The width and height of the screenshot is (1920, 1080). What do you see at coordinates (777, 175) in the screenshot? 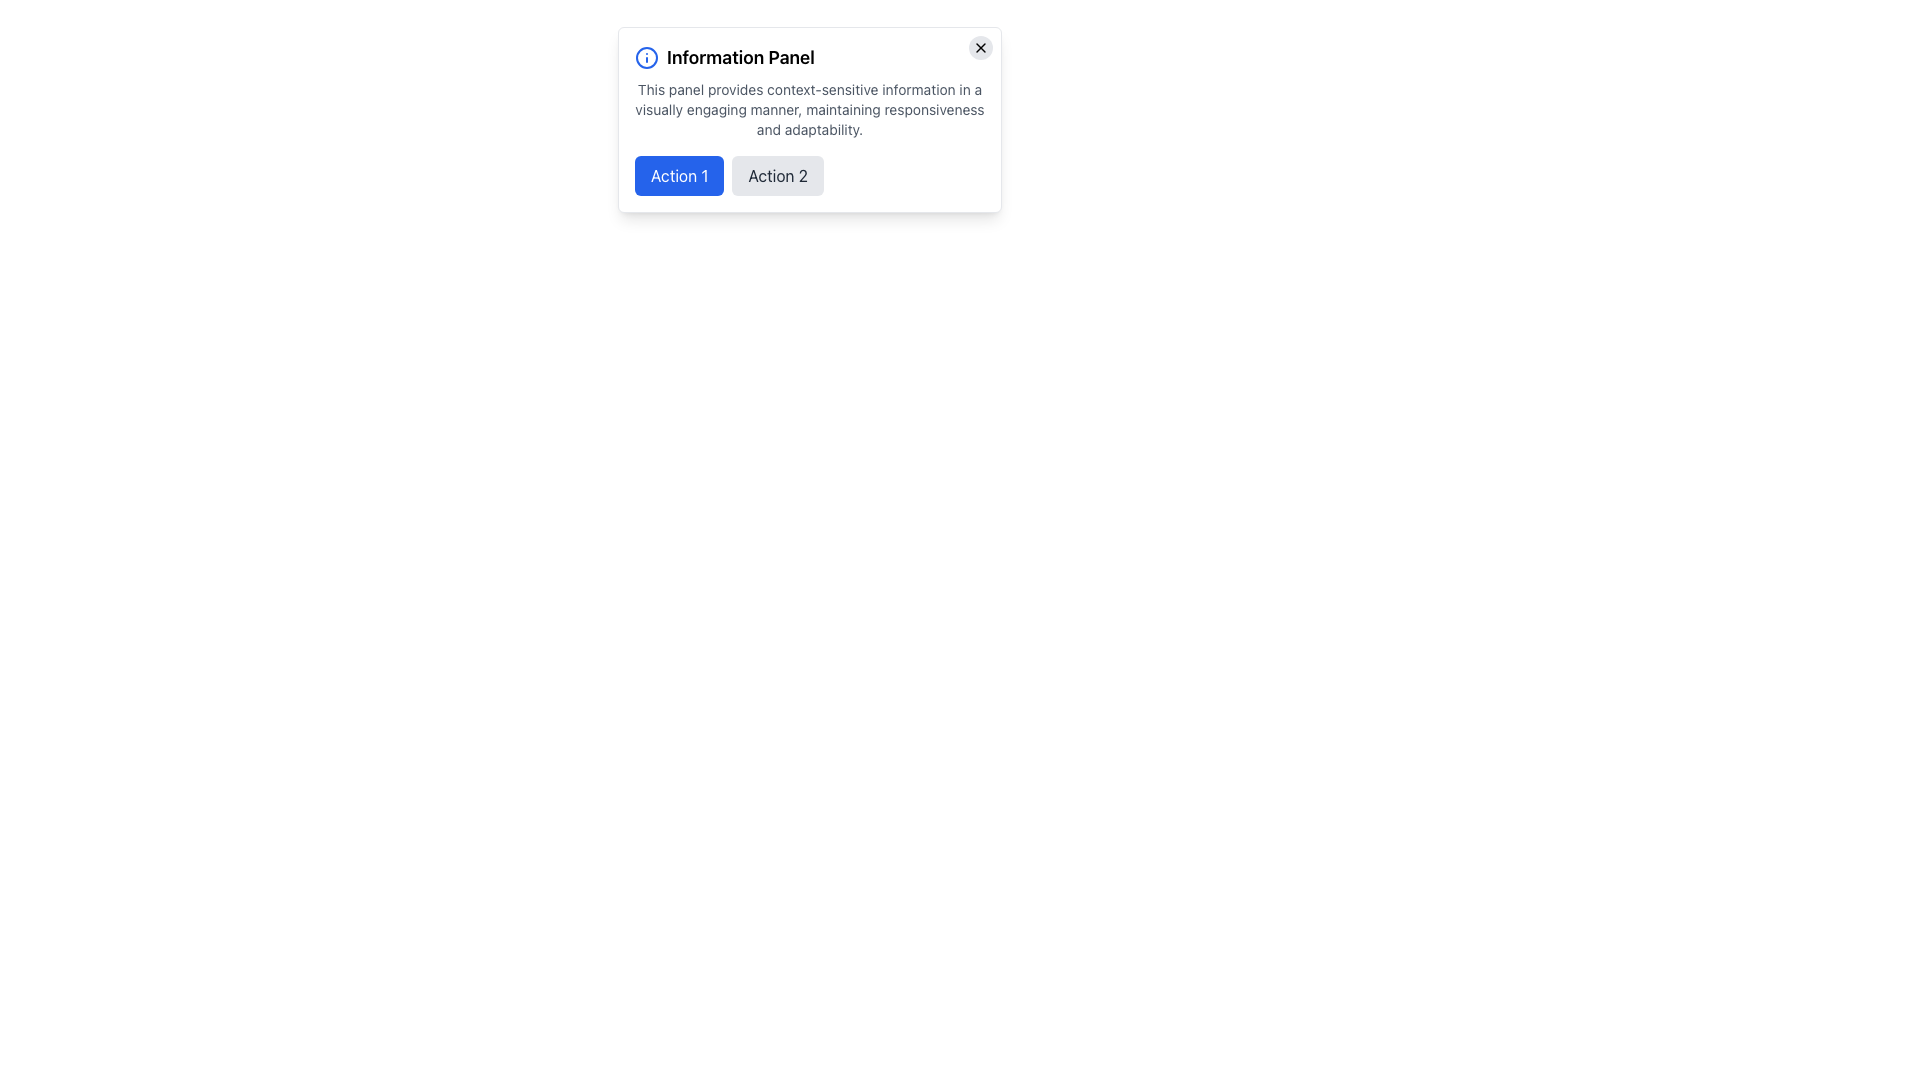
I see `the second button in the horizontal arrangement` at bounding box center [777, 175].